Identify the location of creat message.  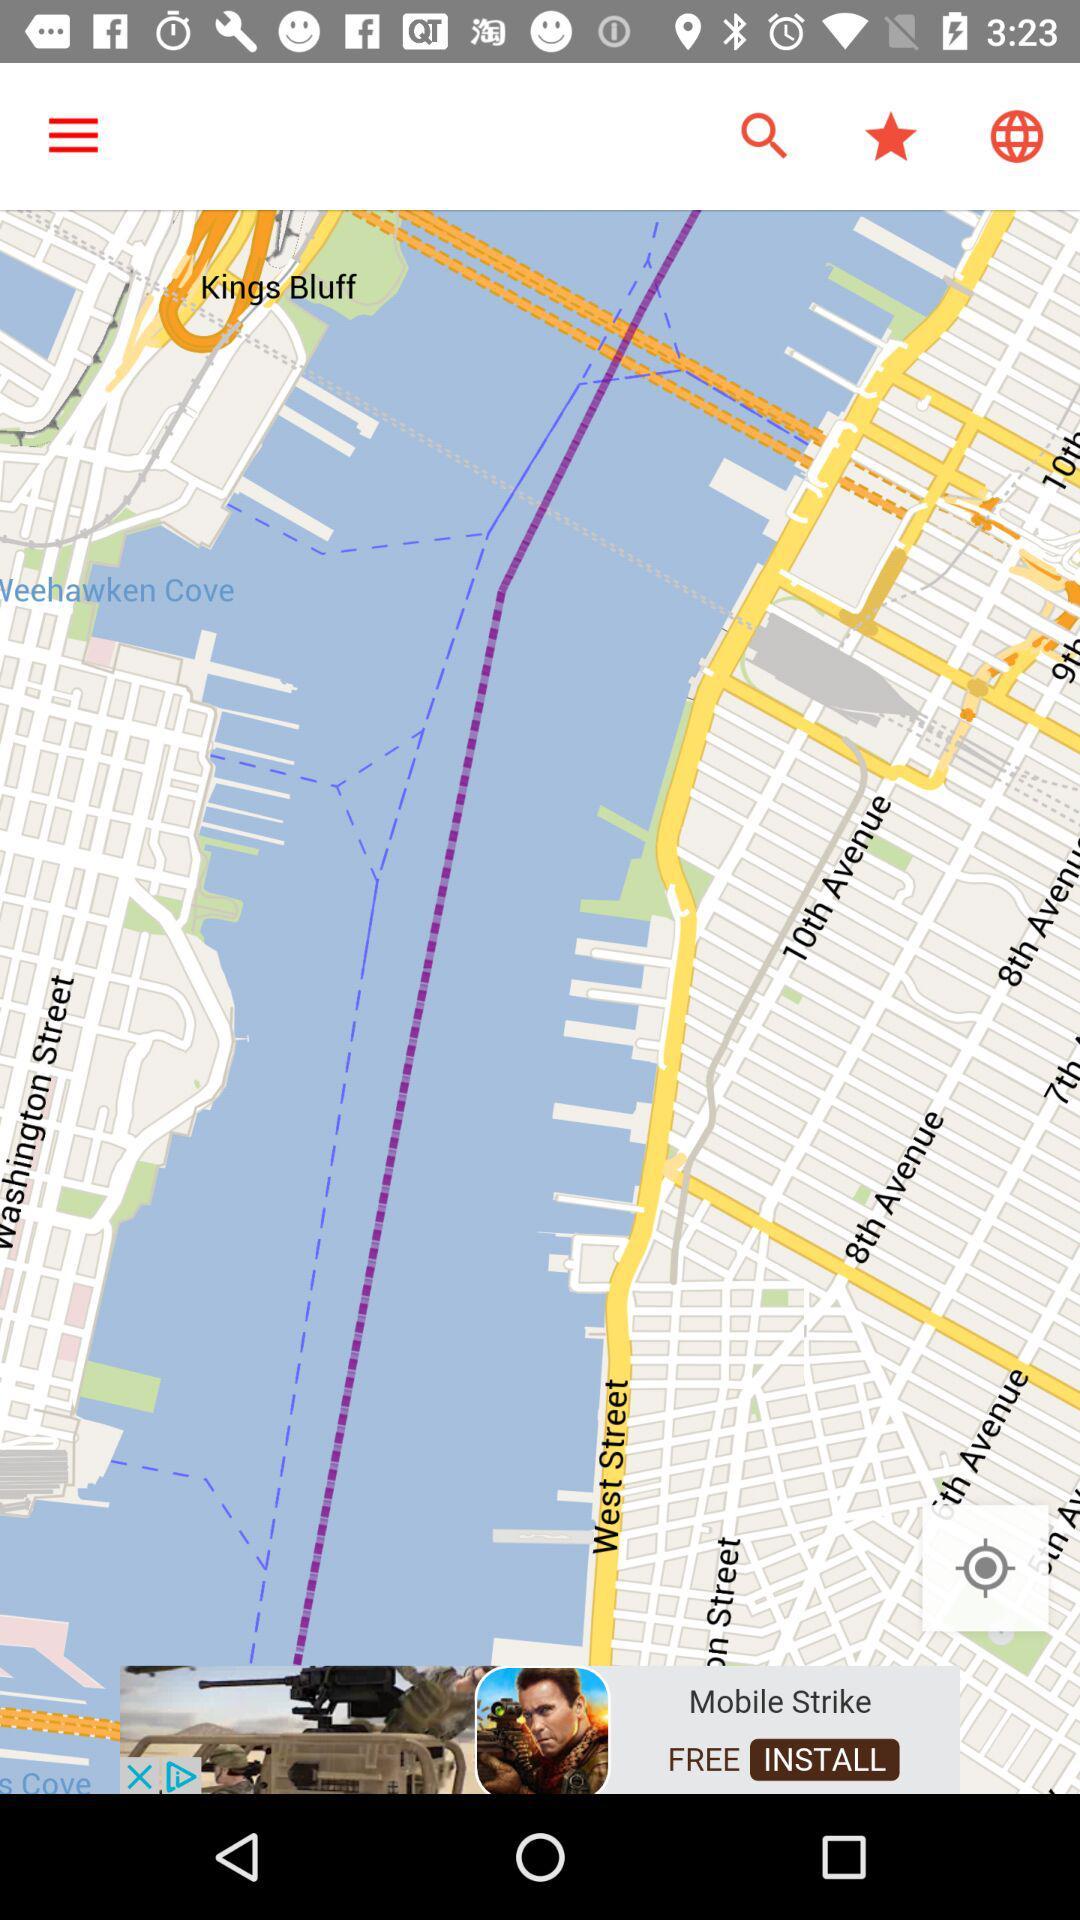
(540, 1727).